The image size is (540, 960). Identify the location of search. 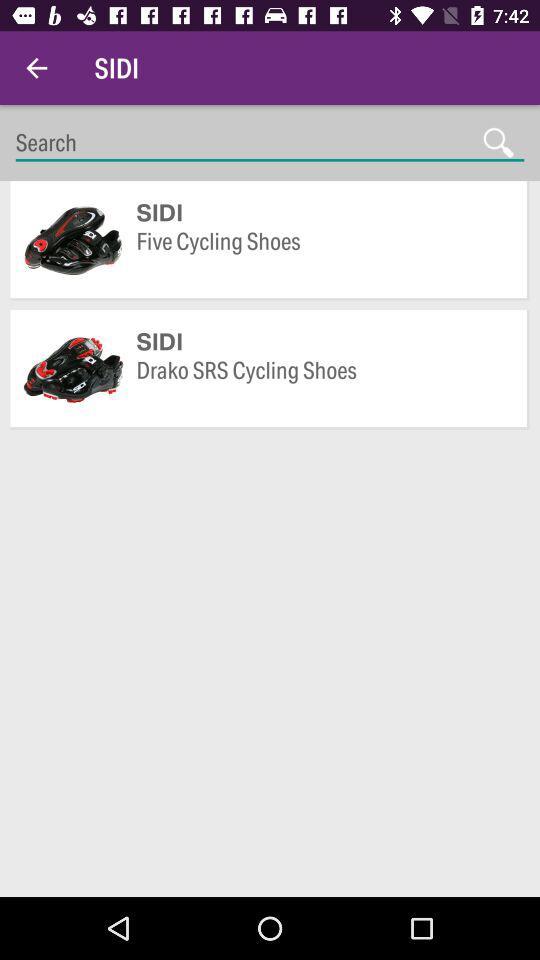
(270, 142).